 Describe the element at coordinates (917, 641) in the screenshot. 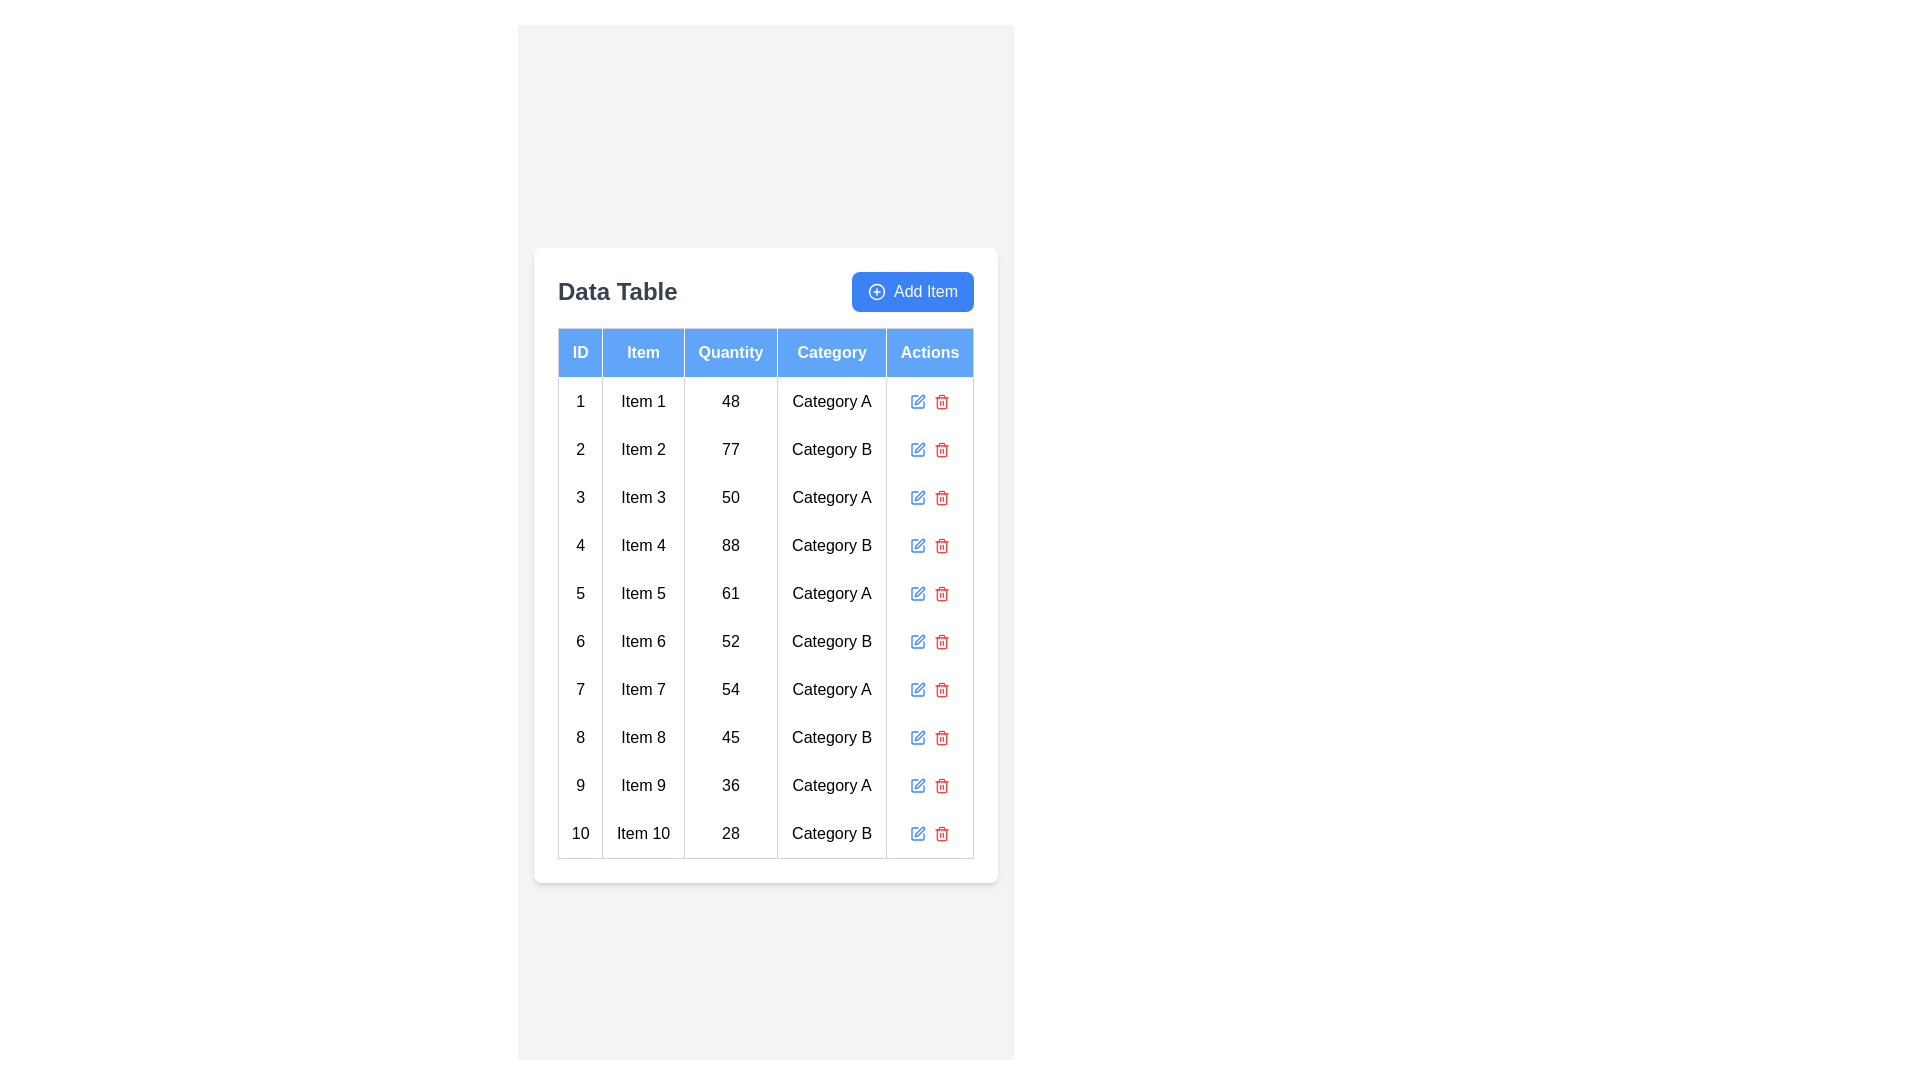

I see `the edit action button located in the 'Actions' column of the sixth row in the data table` at that location.